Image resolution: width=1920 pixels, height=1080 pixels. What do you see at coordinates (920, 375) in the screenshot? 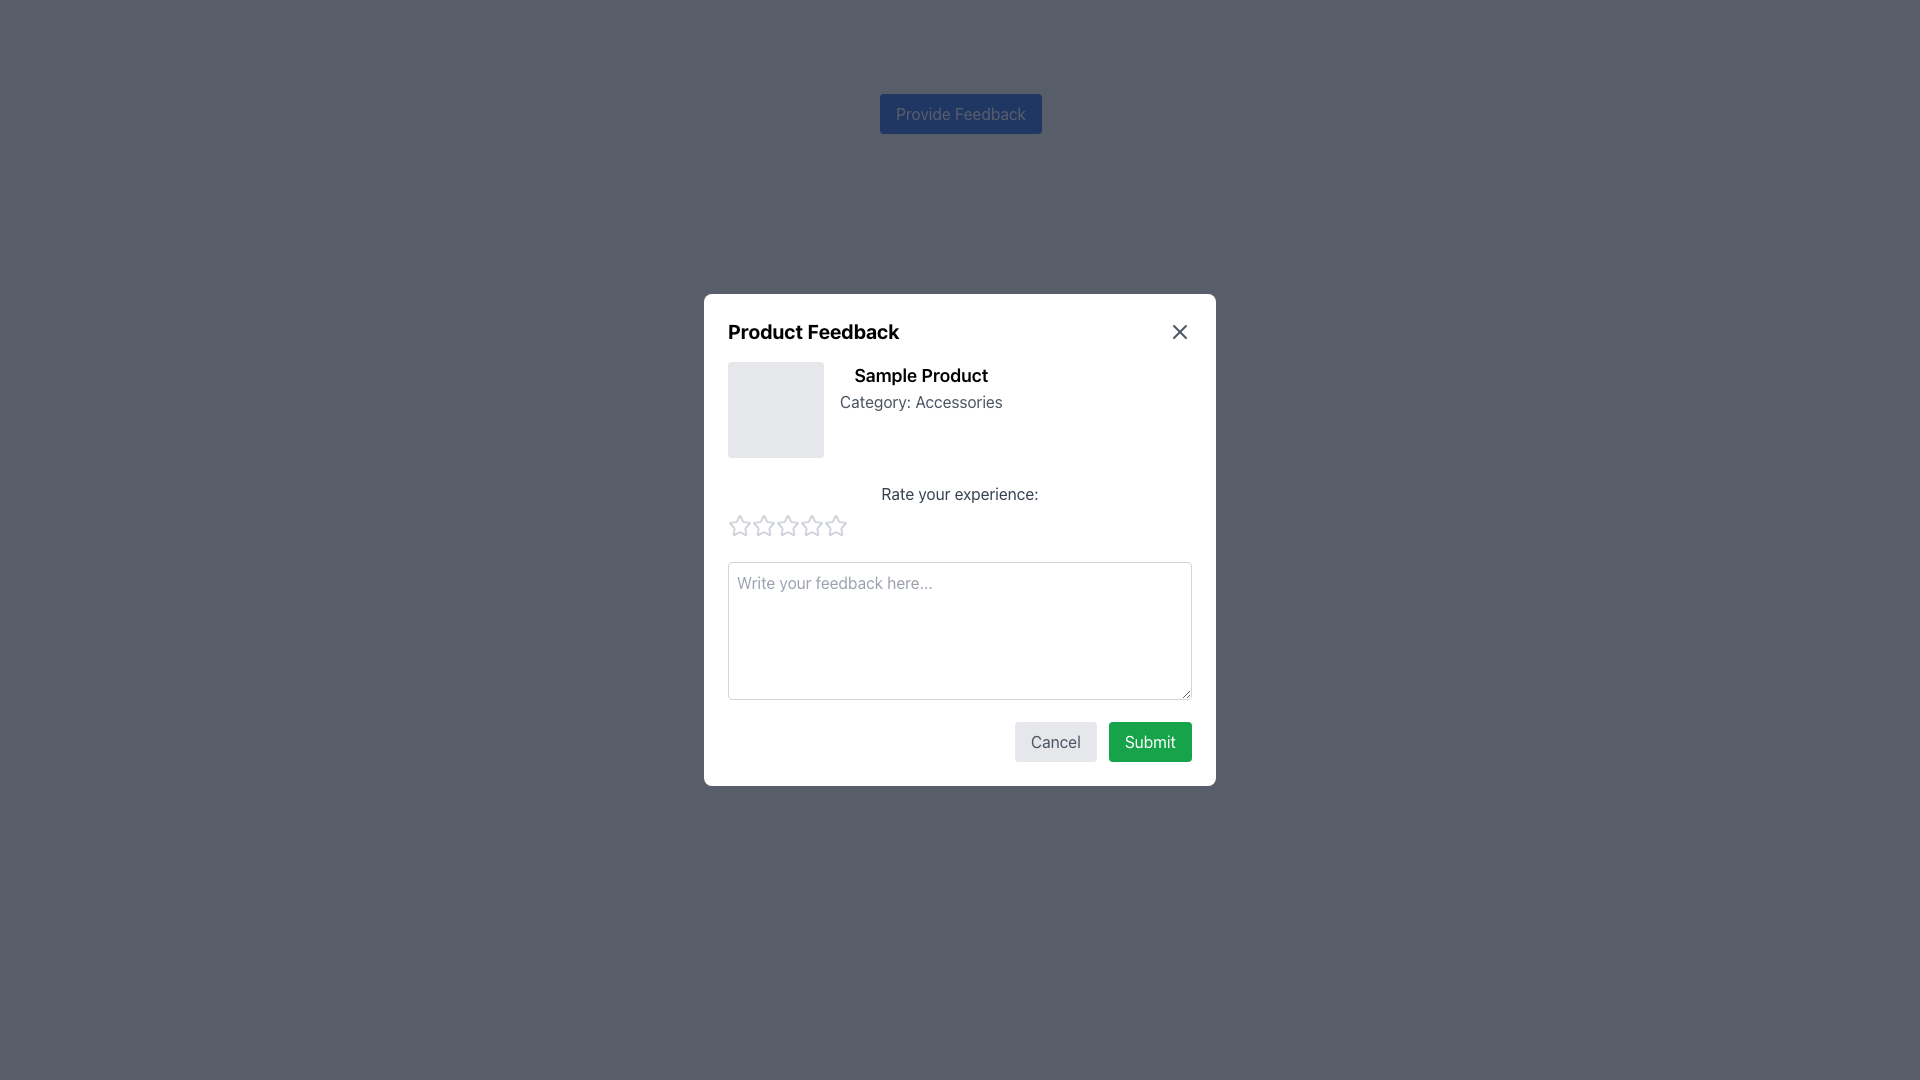
I see `the Text Label that serves as a title for the product, located at the top of the modal dialog, to the right of an image placeholder` at bounding box center [920, 375].